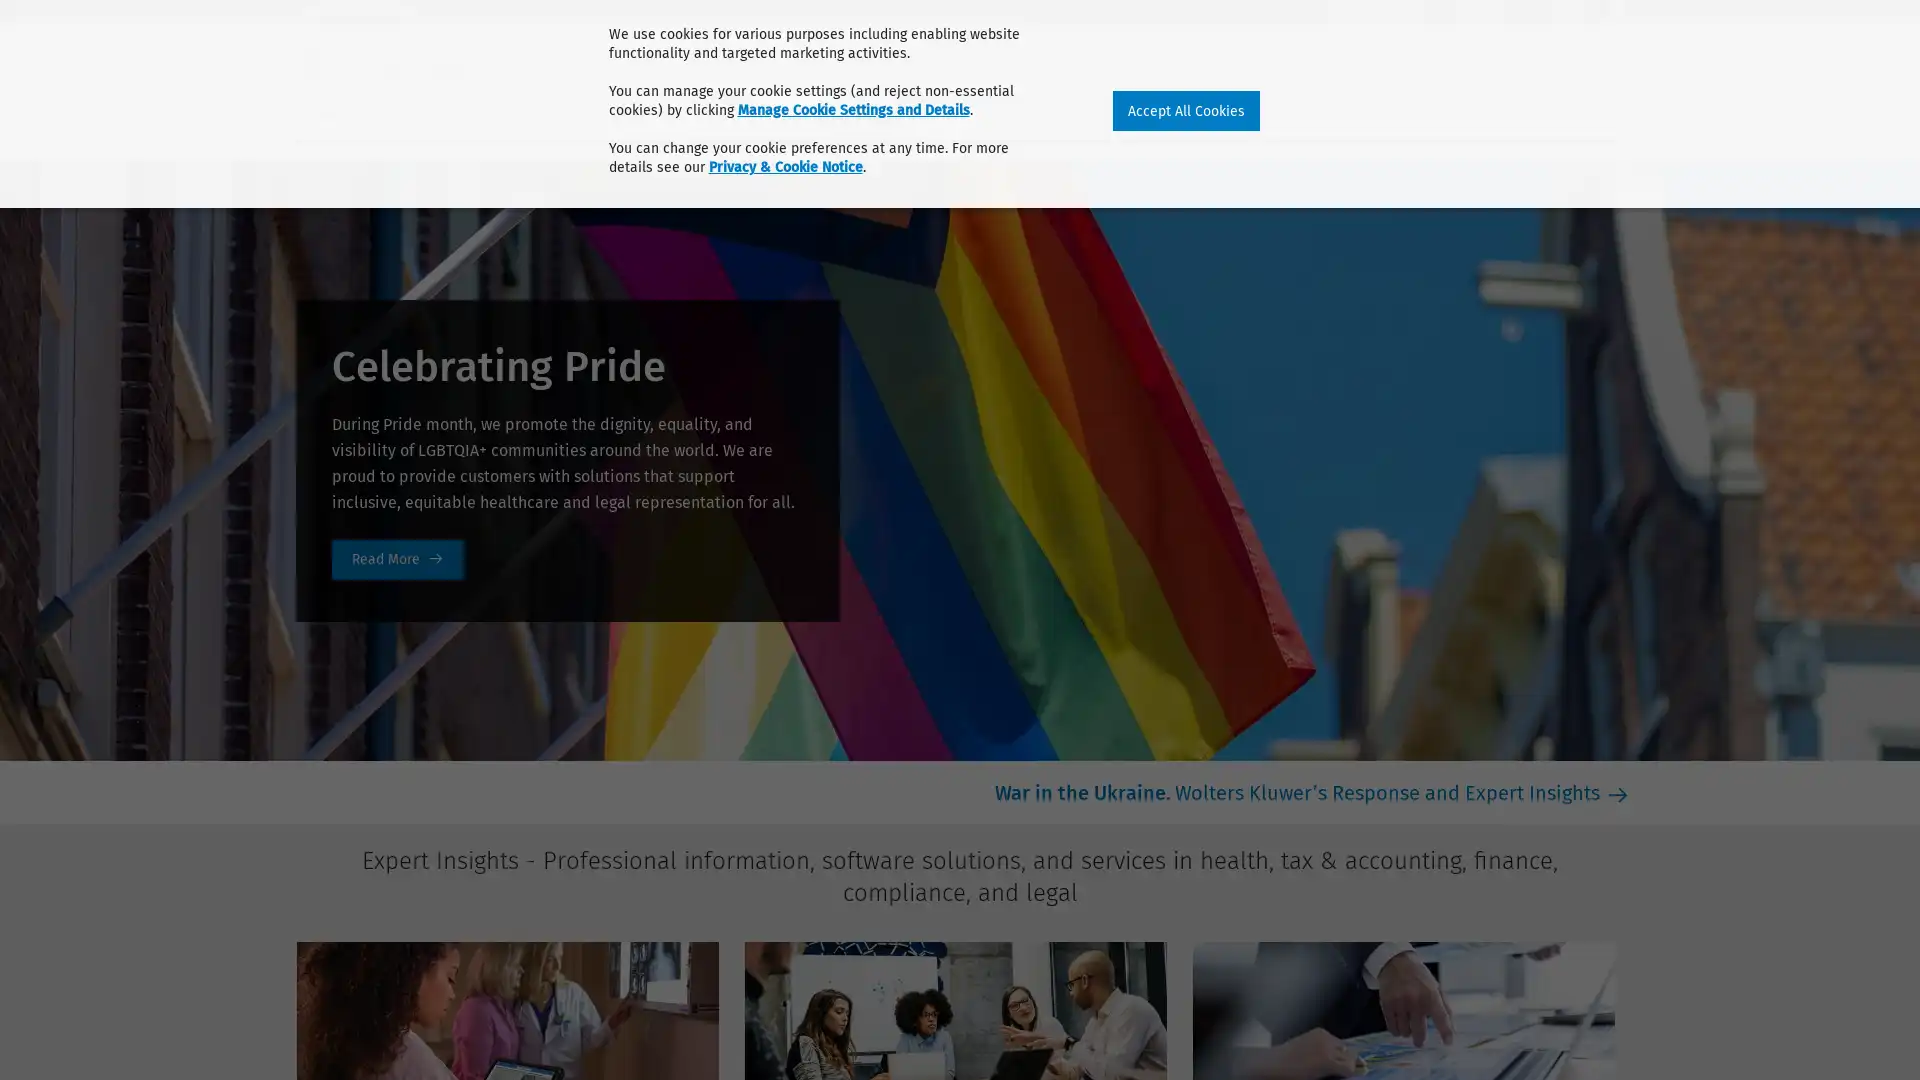 The width and height of the screenshot is (1920, 1080). I want to click on /Feature/WoltersKluwer/OneWeb/SearchHeader/Search, so click(1632, 56).